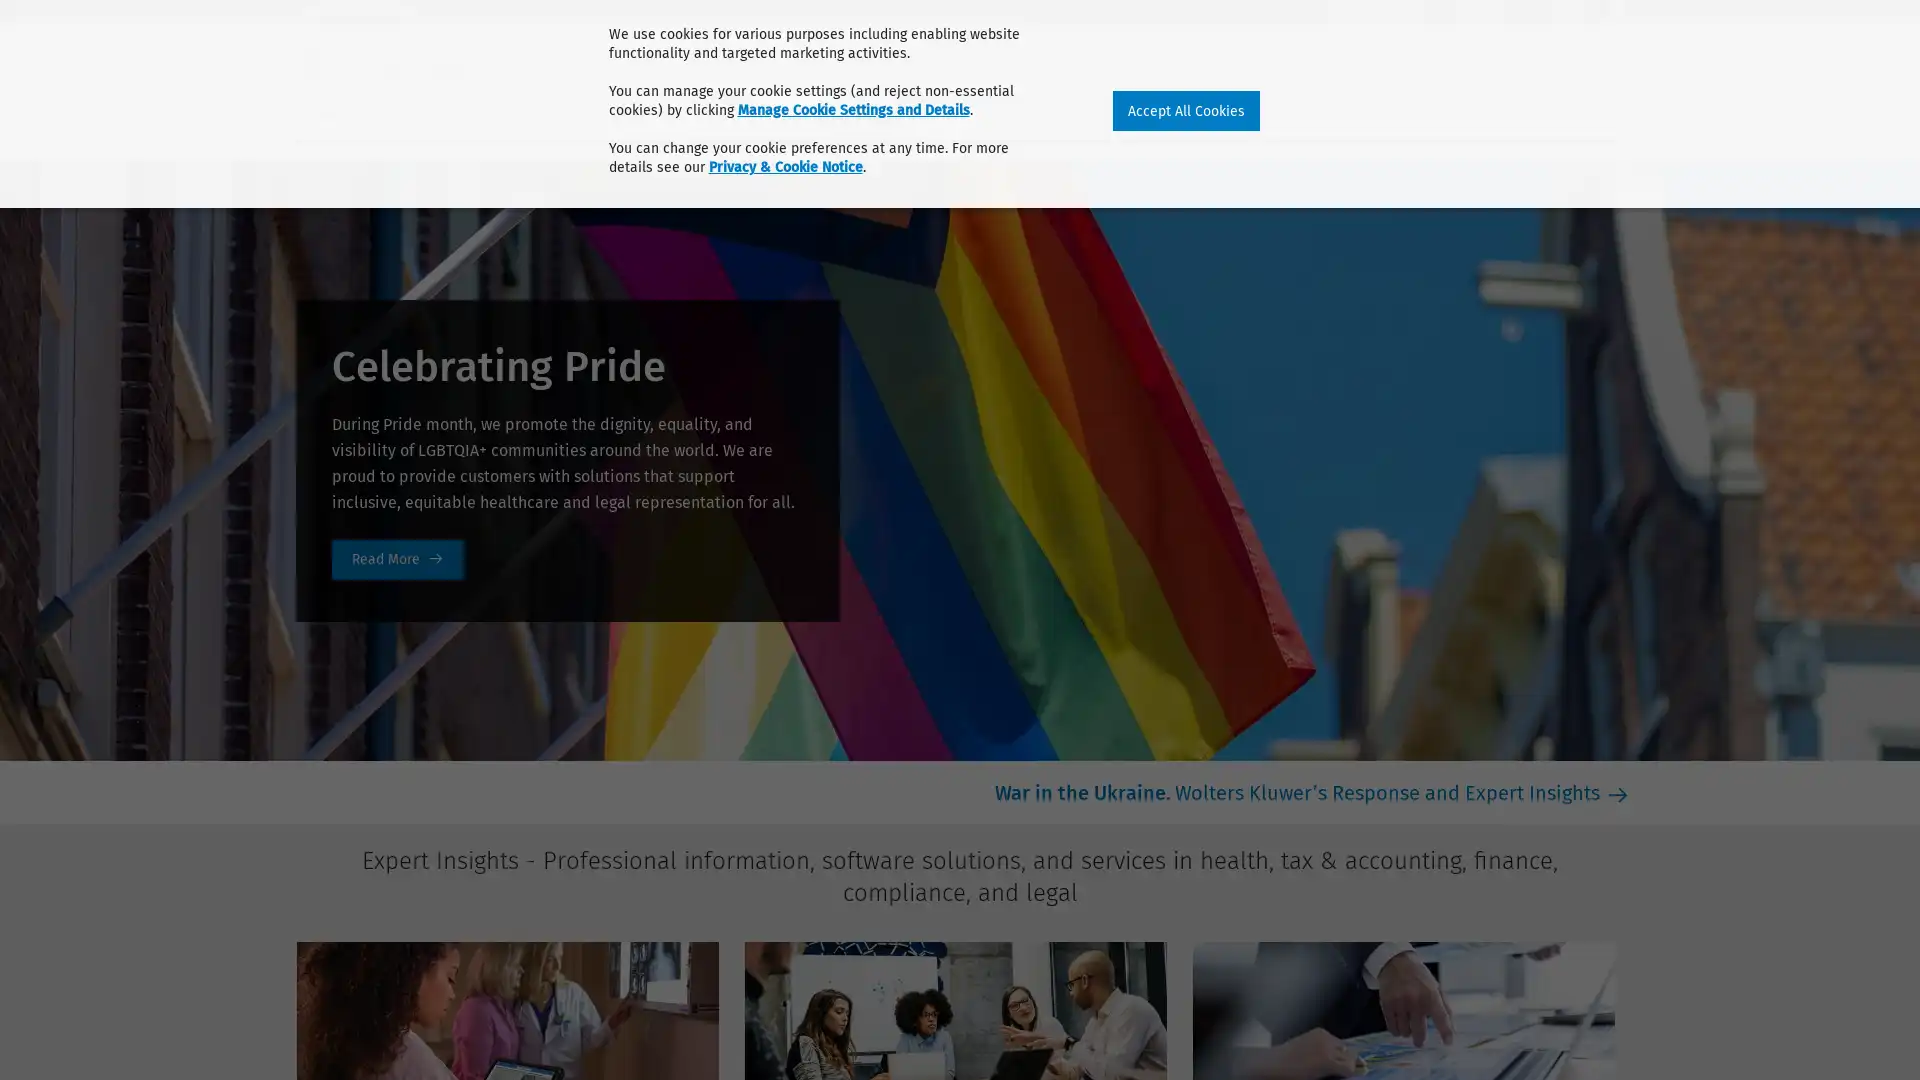 The width and height of the screenshot is (1920, 1080). I want to click on /Feature/WoltersKluwer/OneWeb/SearchHeader/Search, so click(1632, 56).